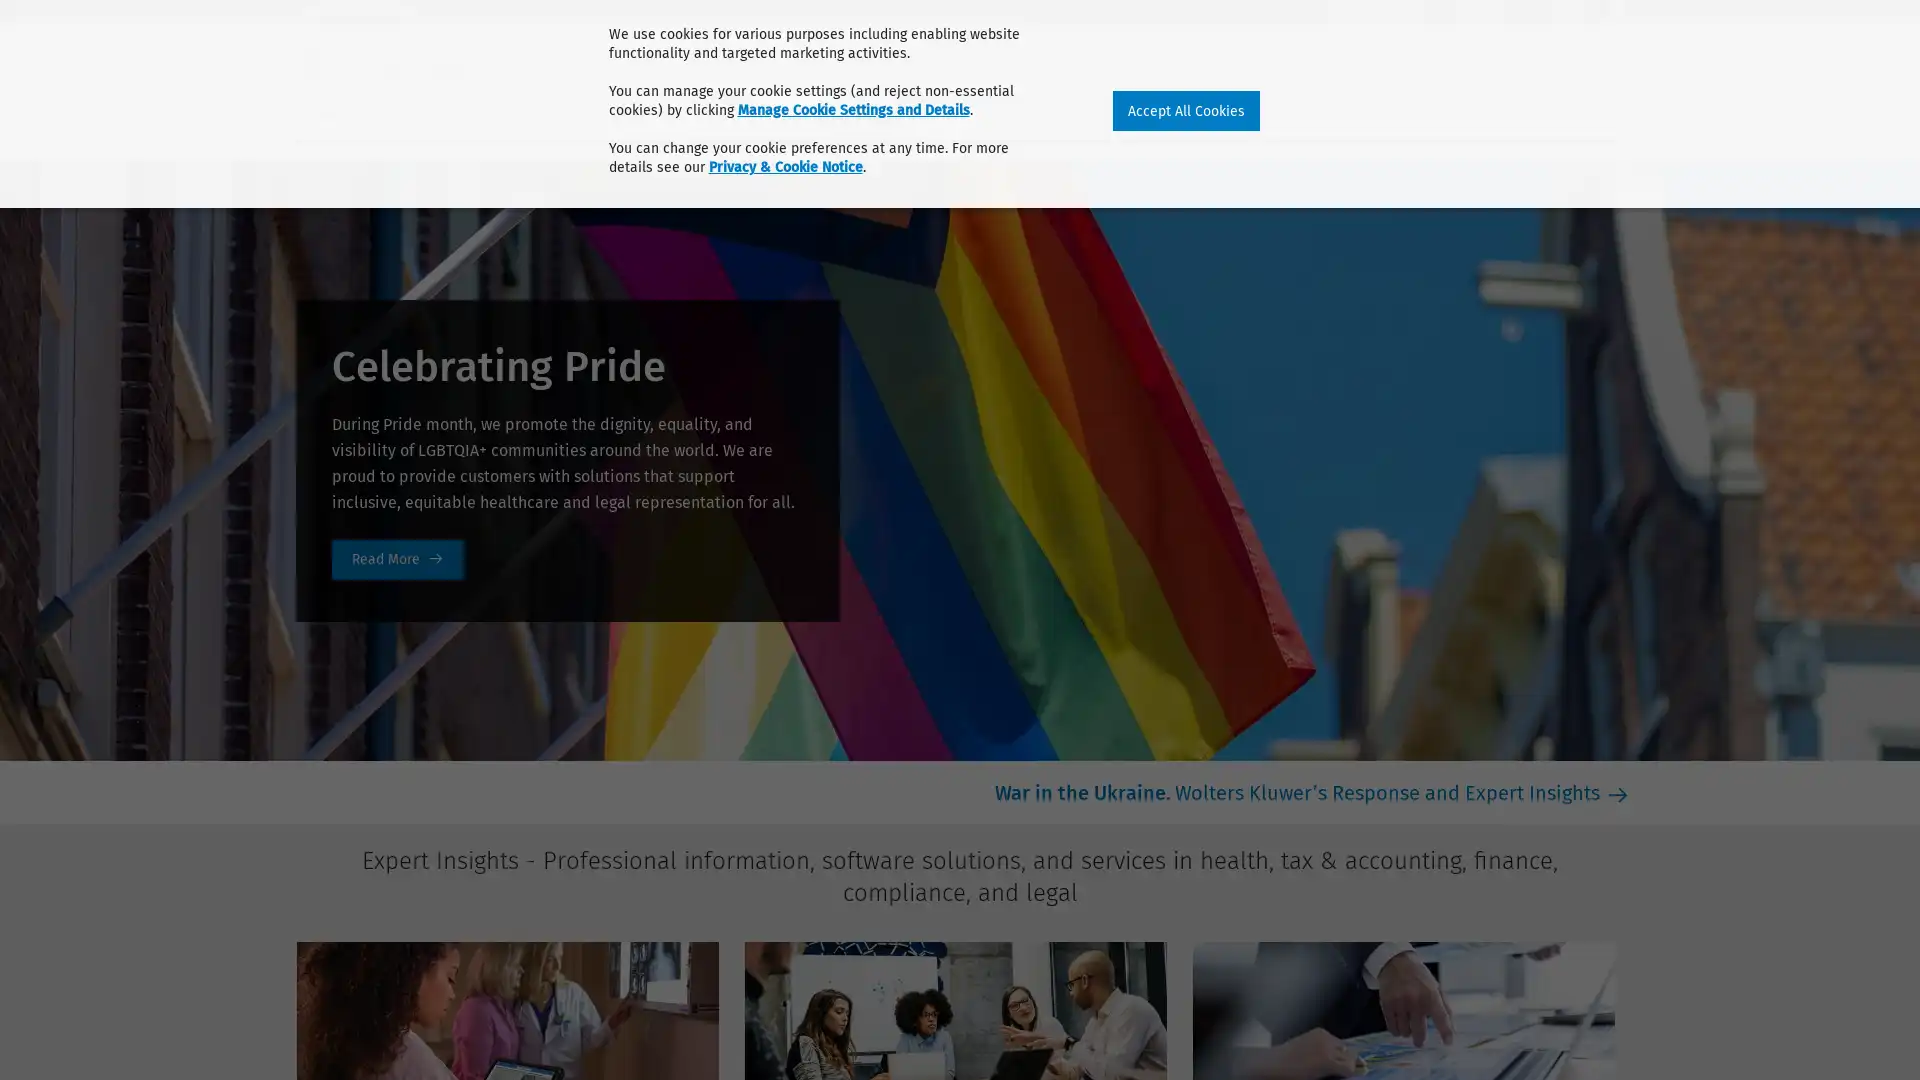 The width and height of the screenshot is (1920, 1080). I want to click on /Feature/WoltersKluwer/OneWeb/SearchHeader/Search, so click(1632, 56).